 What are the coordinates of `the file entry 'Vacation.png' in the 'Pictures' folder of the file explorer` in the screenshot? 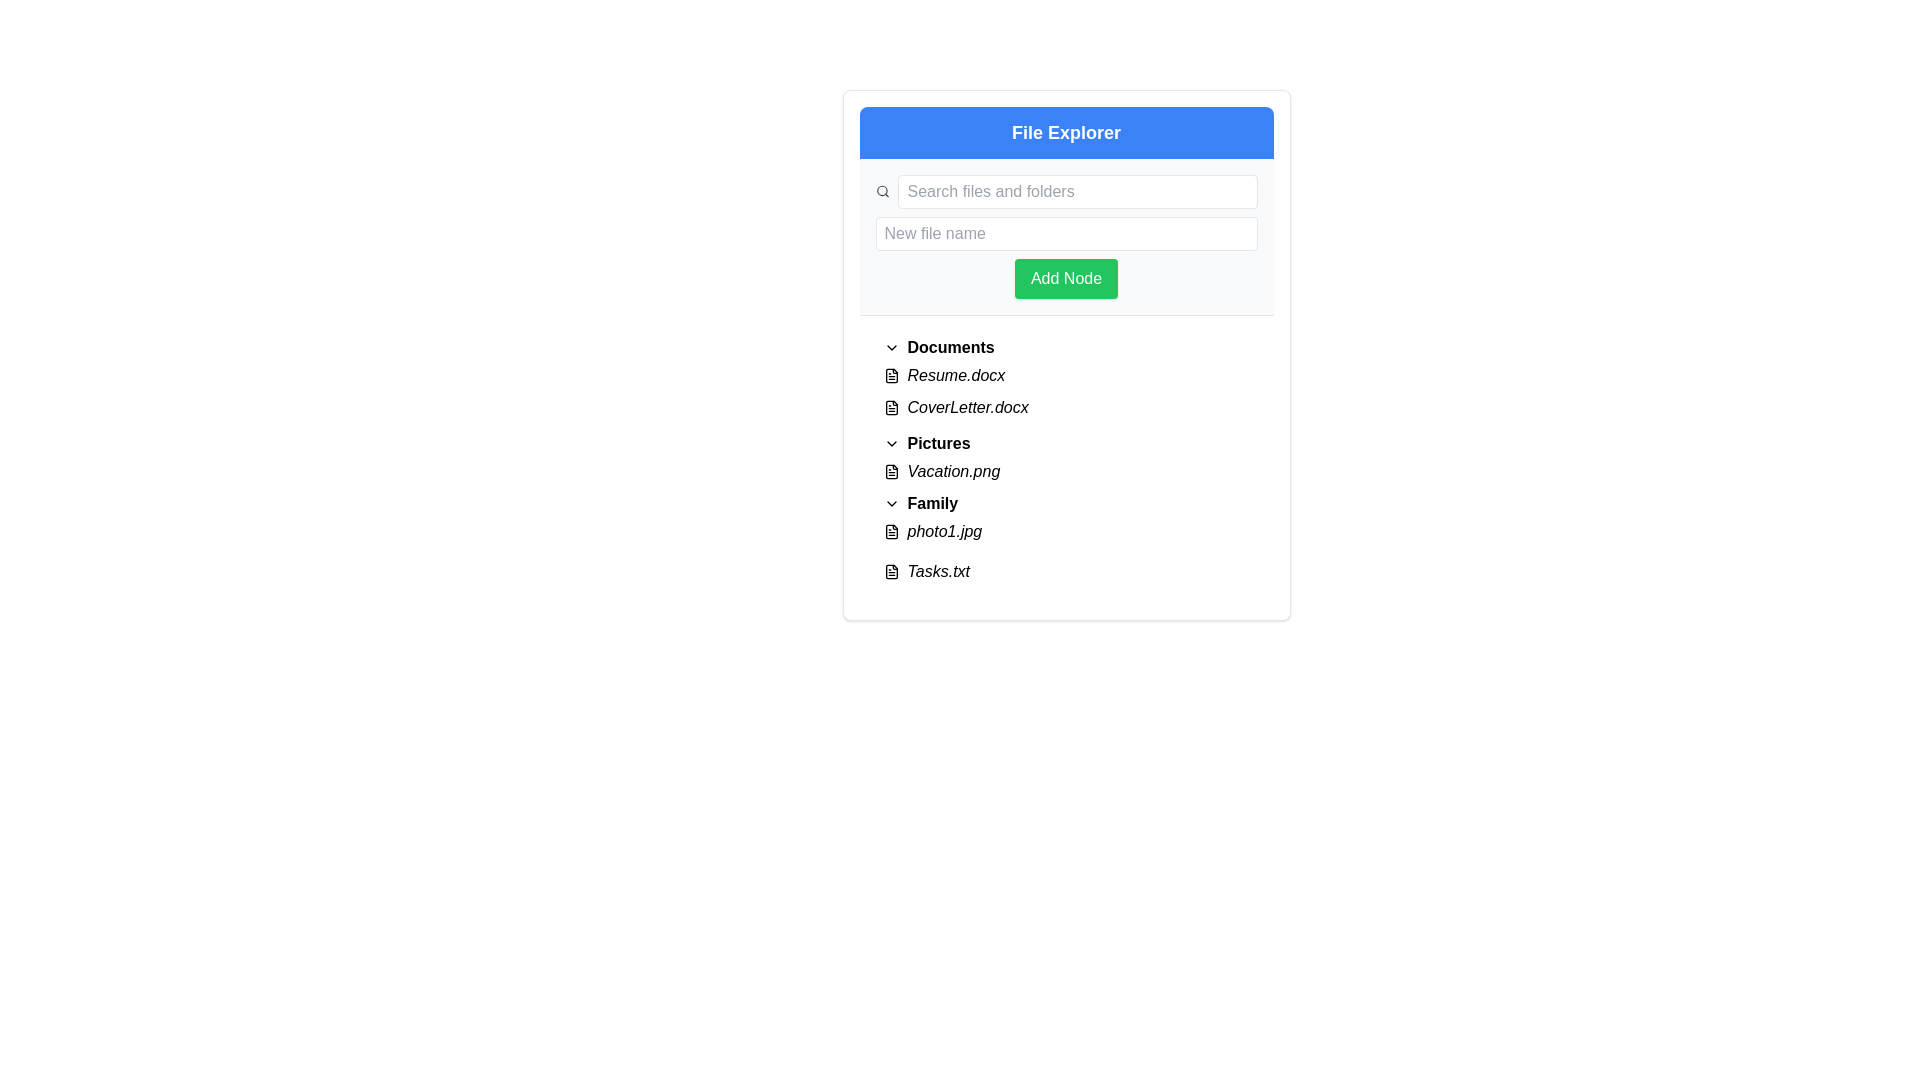 It's located at (1065, 471).